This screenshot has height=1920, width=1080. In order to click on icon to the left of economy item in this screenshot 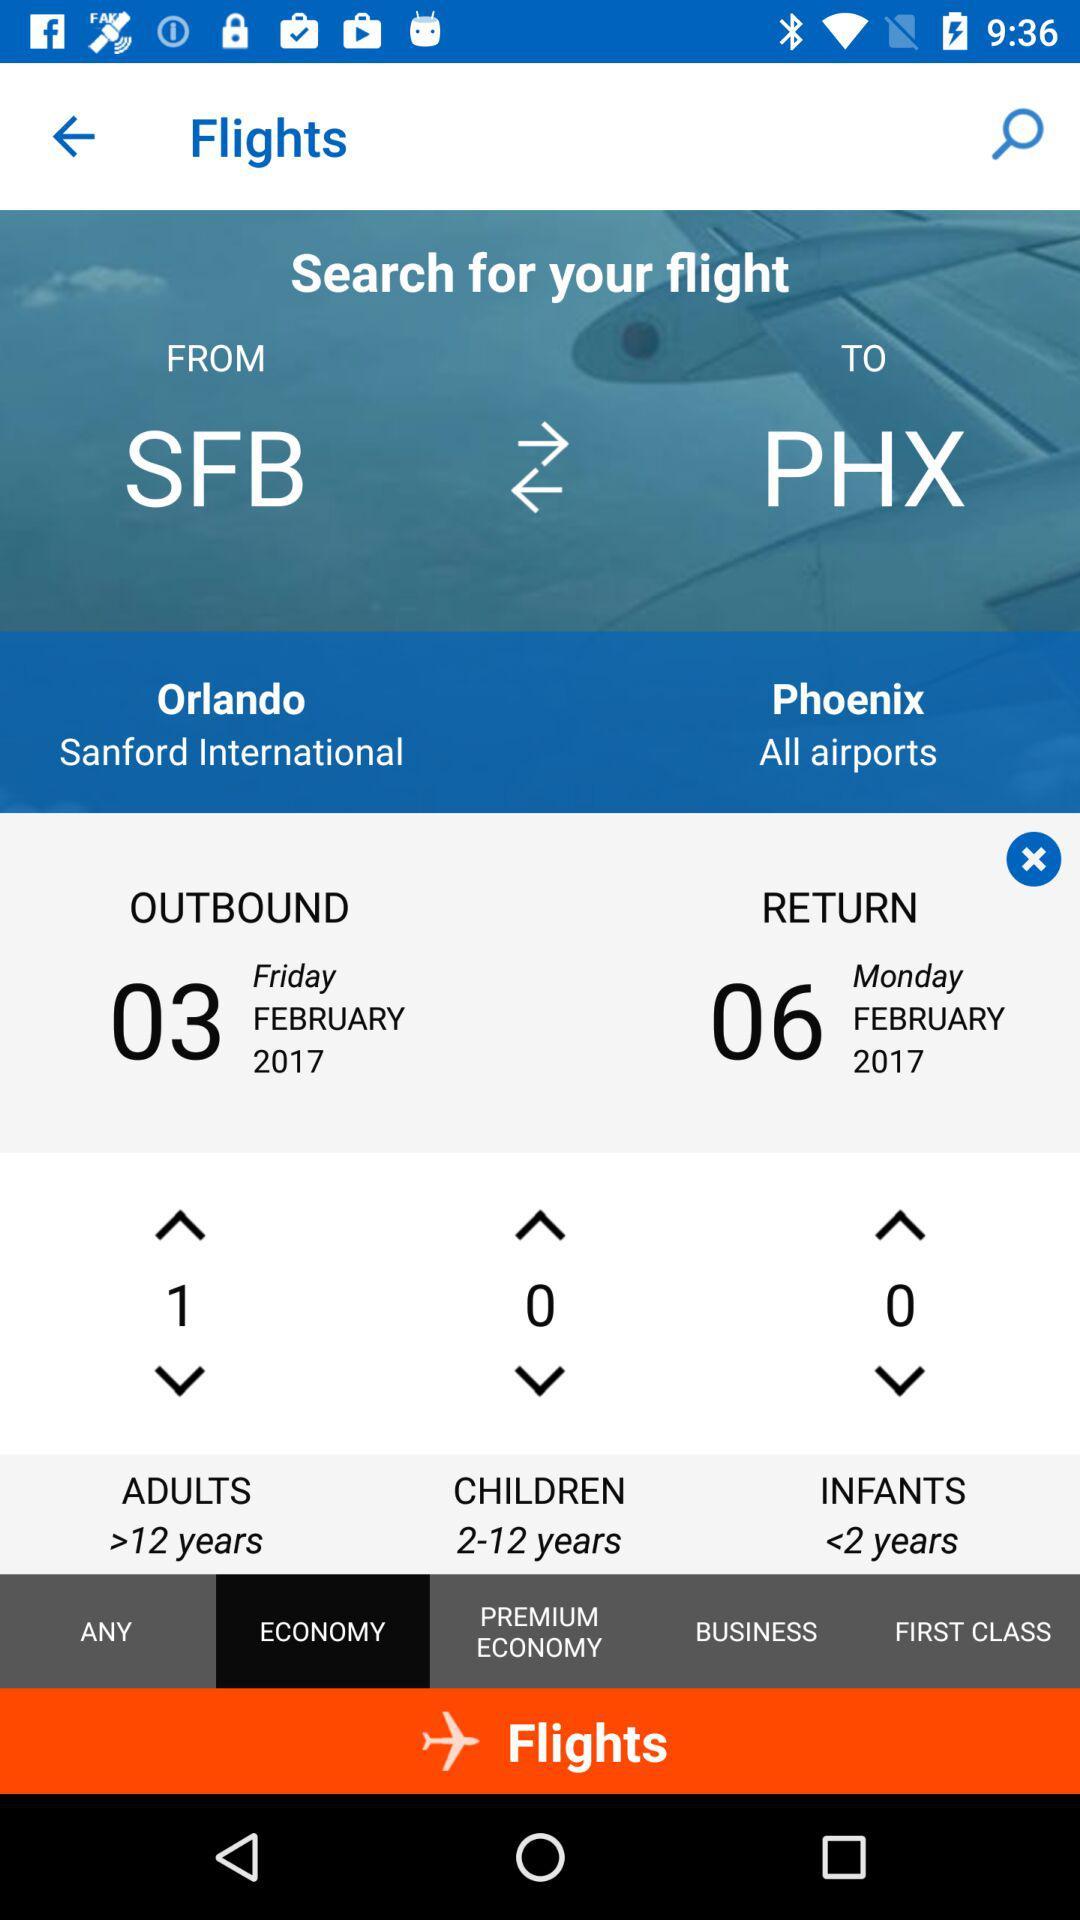, I will do `click(106, 1631)`.